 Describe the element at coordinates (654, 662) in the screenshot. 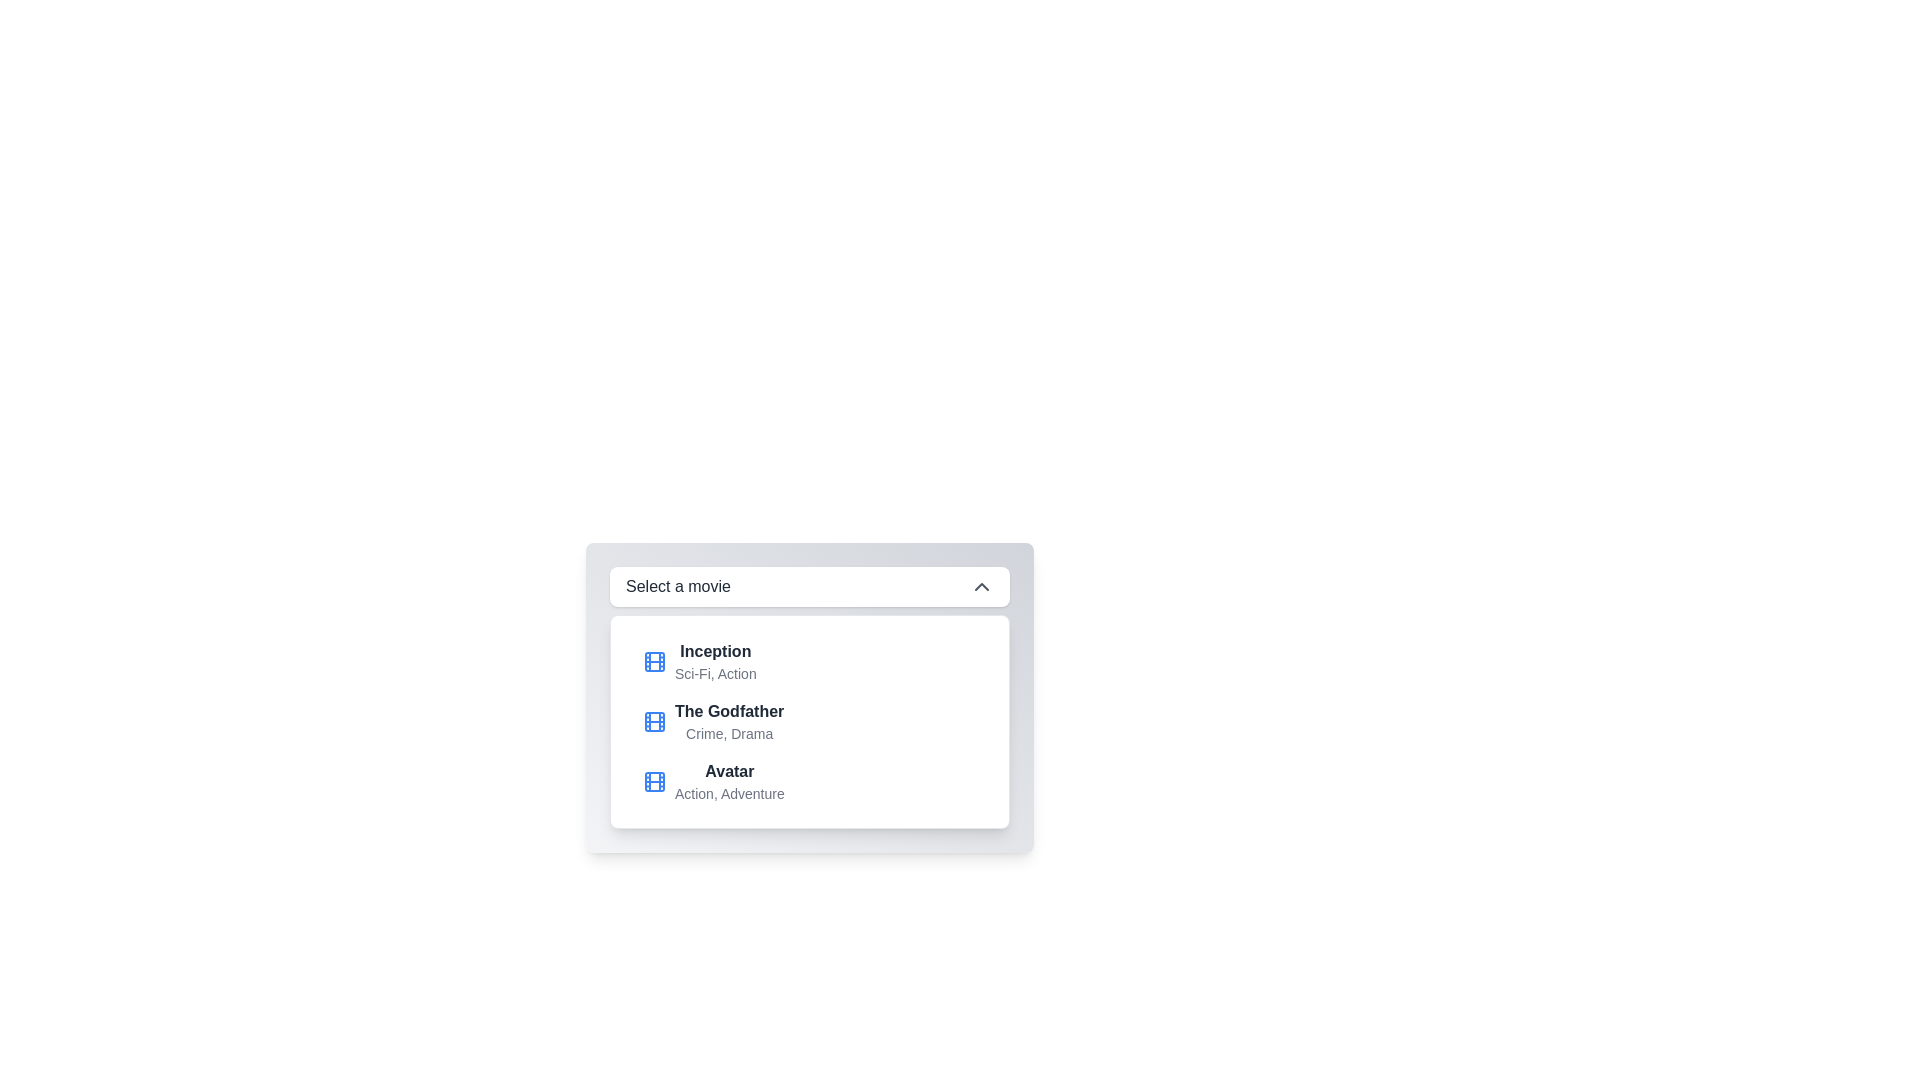

I see `the movie icon representing 'Inception', which features a distinctive rectangle at its top-left corner as part of its design` at that location.